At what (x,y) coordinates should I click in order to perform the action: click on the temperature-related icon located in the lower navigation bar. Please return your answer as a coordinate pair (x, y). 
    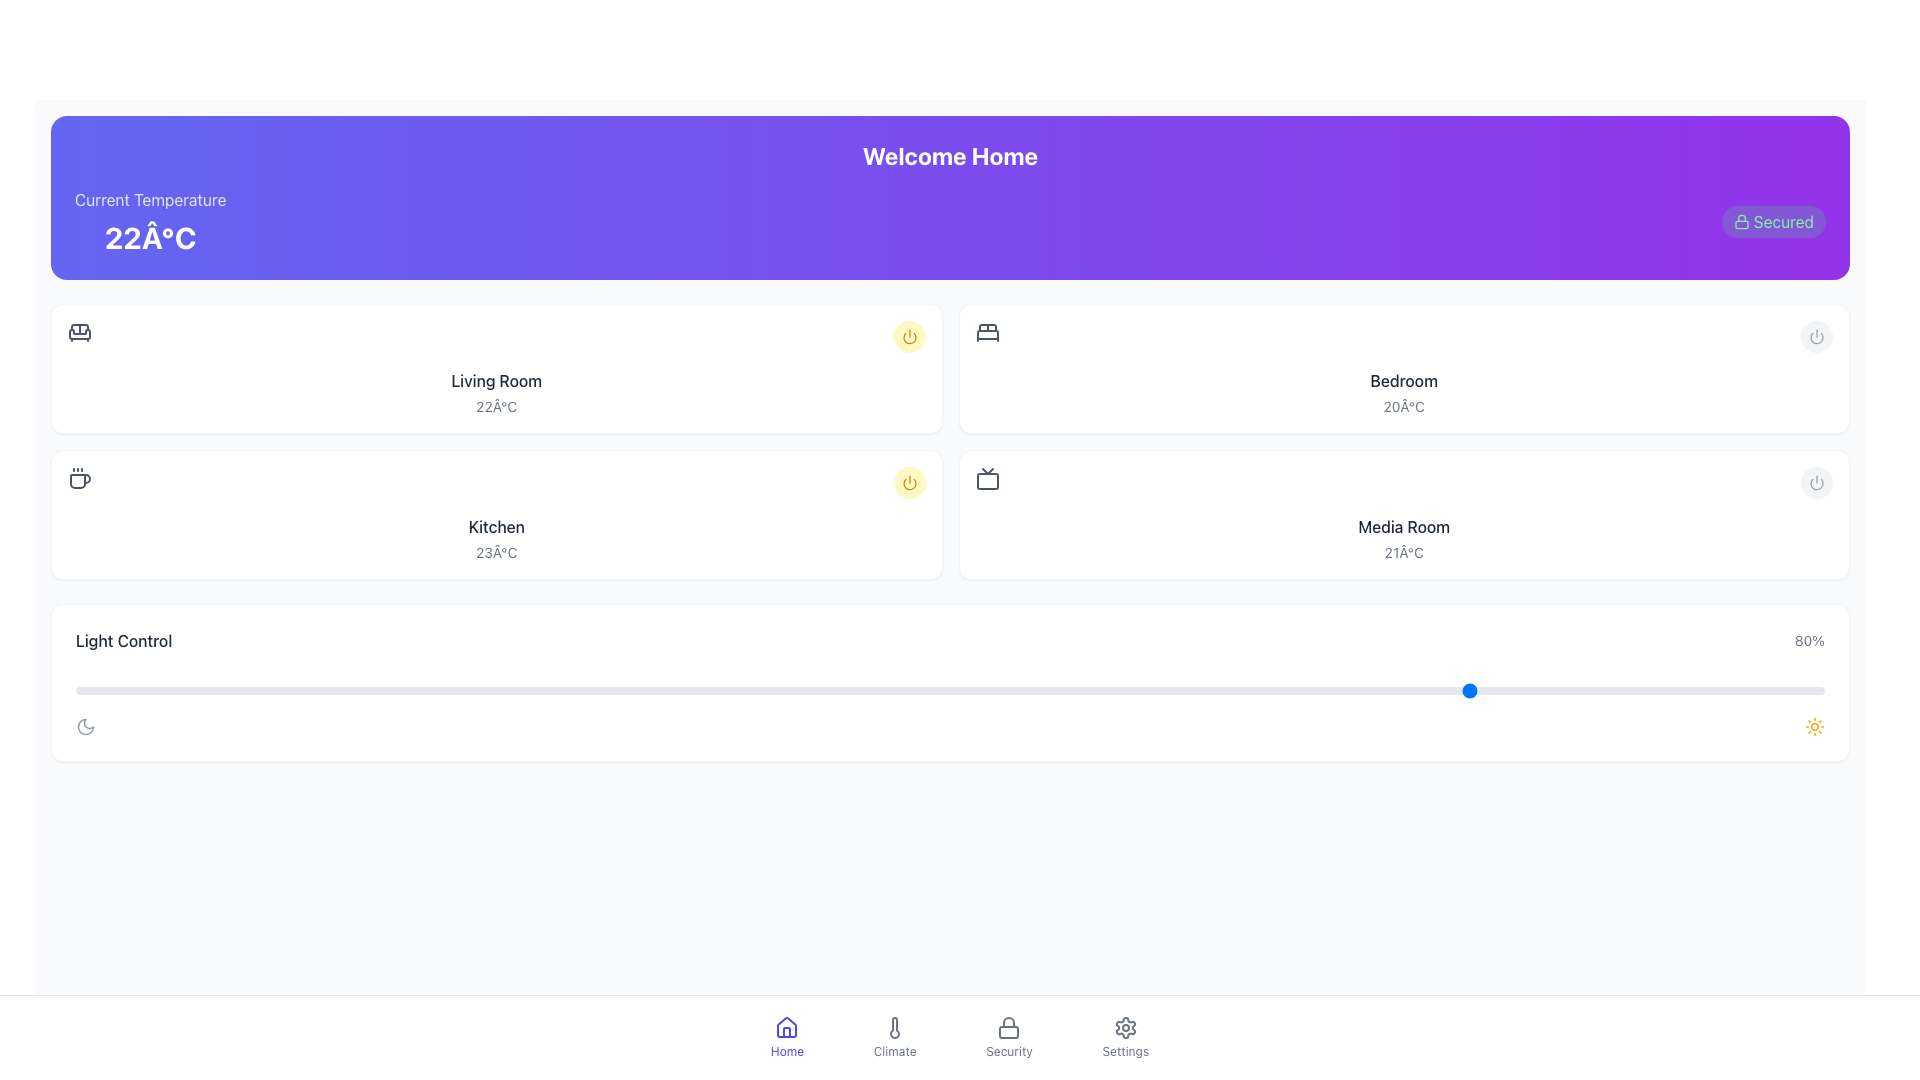
    Looking at the image, I should click on (894, 1028).